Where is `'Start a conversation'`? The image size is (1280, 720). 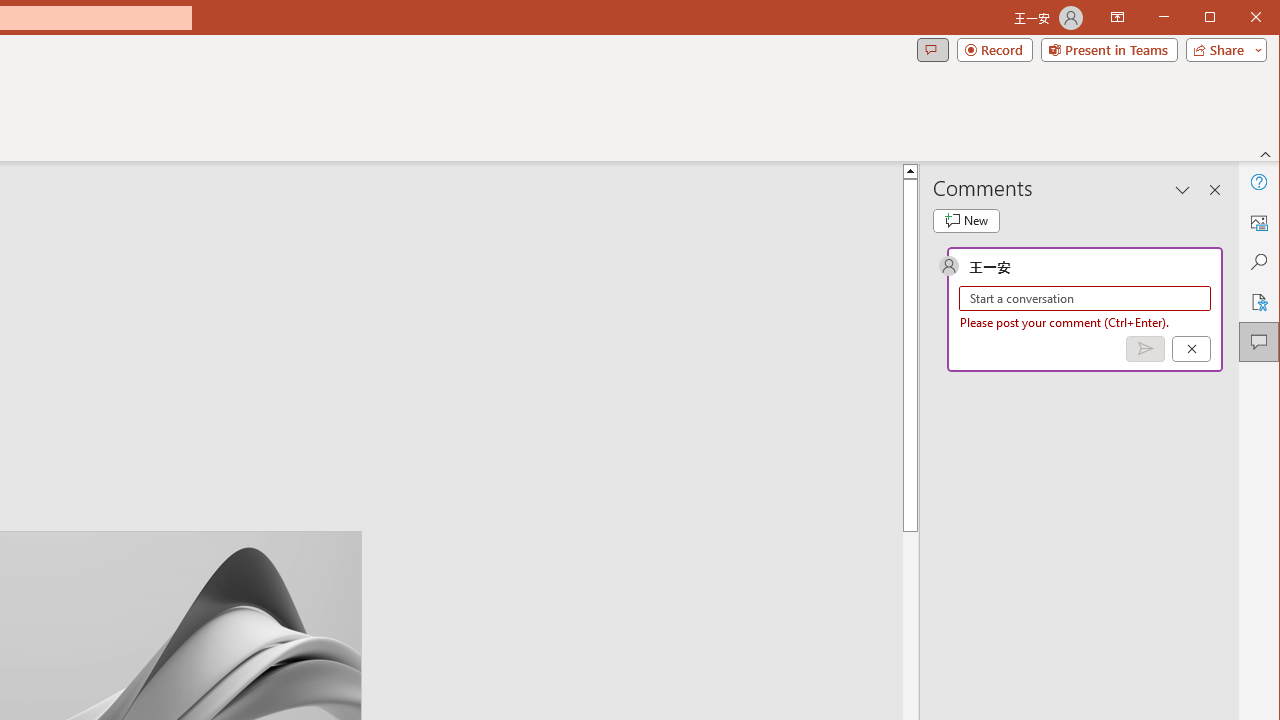 'Start a conversation' is located at coordinates (1084, 298).